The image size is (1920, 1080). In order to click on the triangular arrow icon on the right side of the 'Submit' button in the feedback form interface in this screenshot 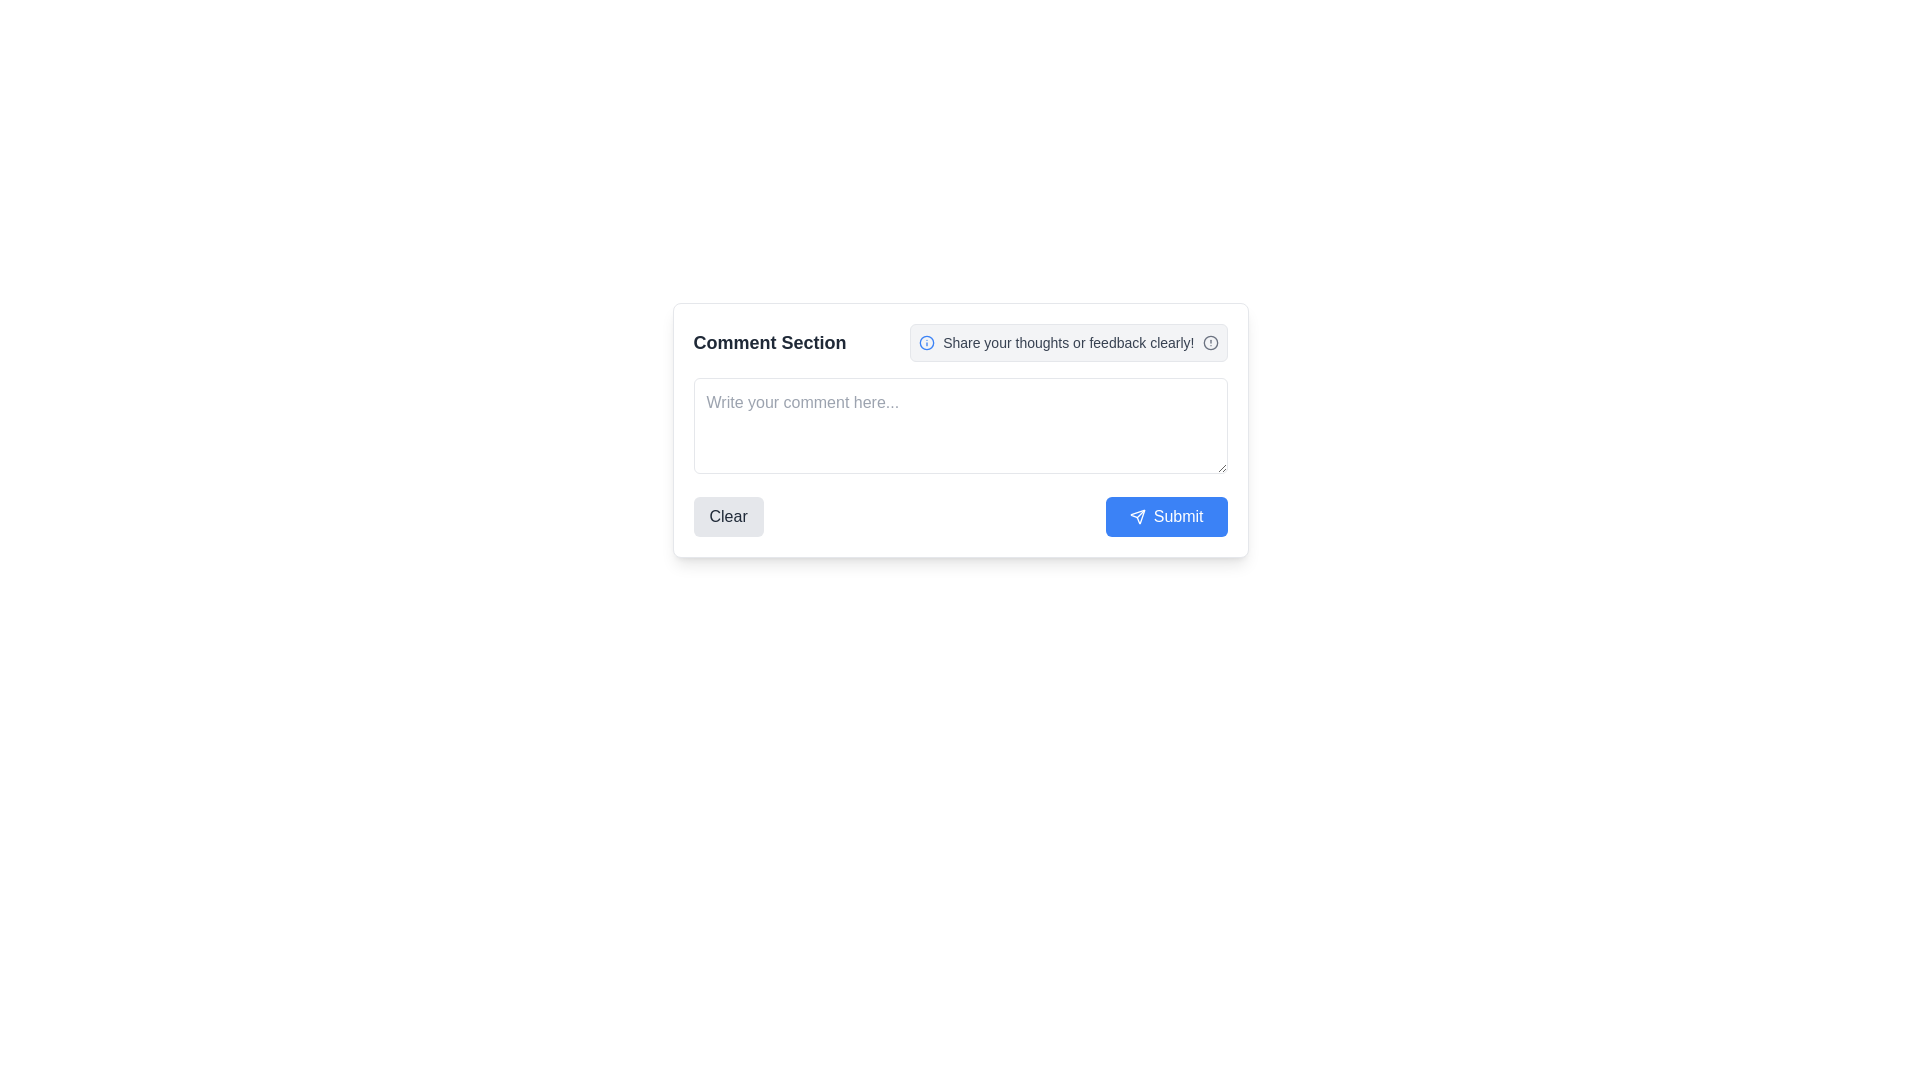, I will do `click(1137, 515)`.